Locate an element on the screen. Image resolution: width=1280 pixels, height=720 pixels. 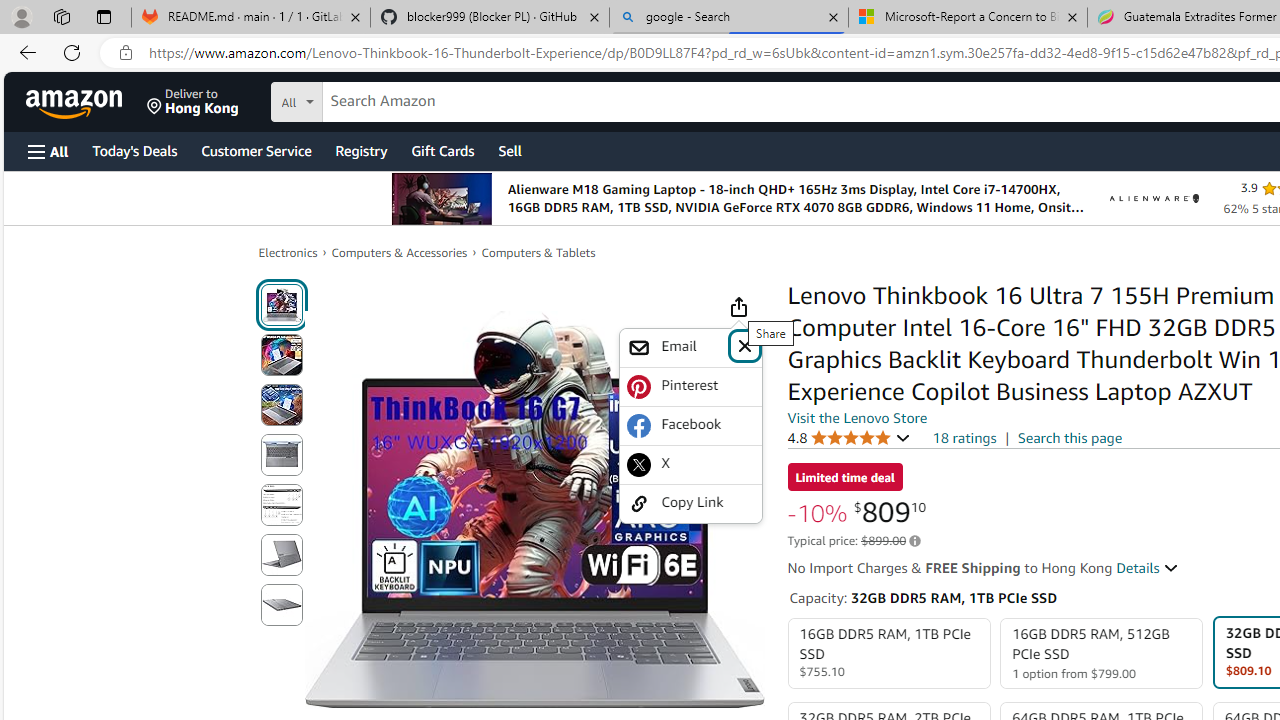
'X' is located at coordinates (690, 465).